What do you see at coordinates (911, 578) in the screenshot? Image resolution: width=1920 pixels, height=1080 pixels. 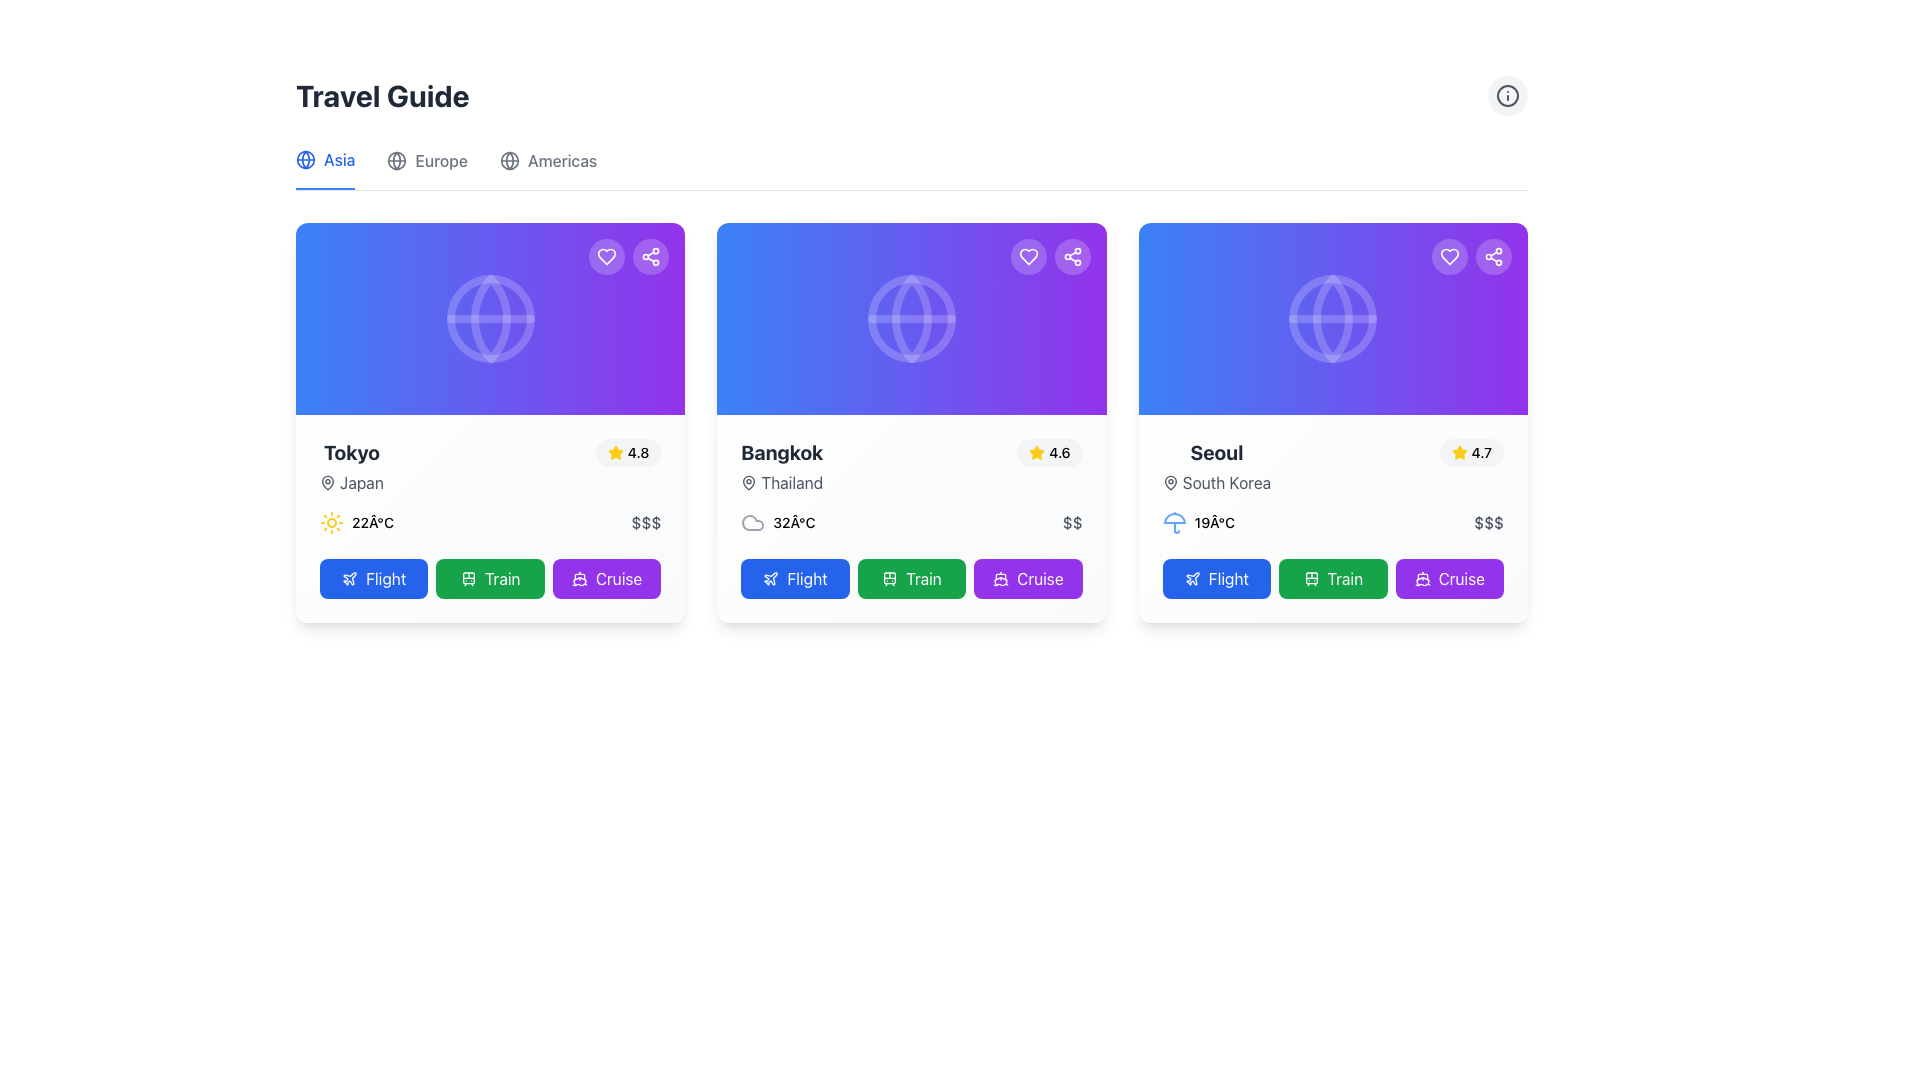 I see `the green 'Train' button located at the bottom of the 'Bangkok' card` at bounding box center [911, 578].